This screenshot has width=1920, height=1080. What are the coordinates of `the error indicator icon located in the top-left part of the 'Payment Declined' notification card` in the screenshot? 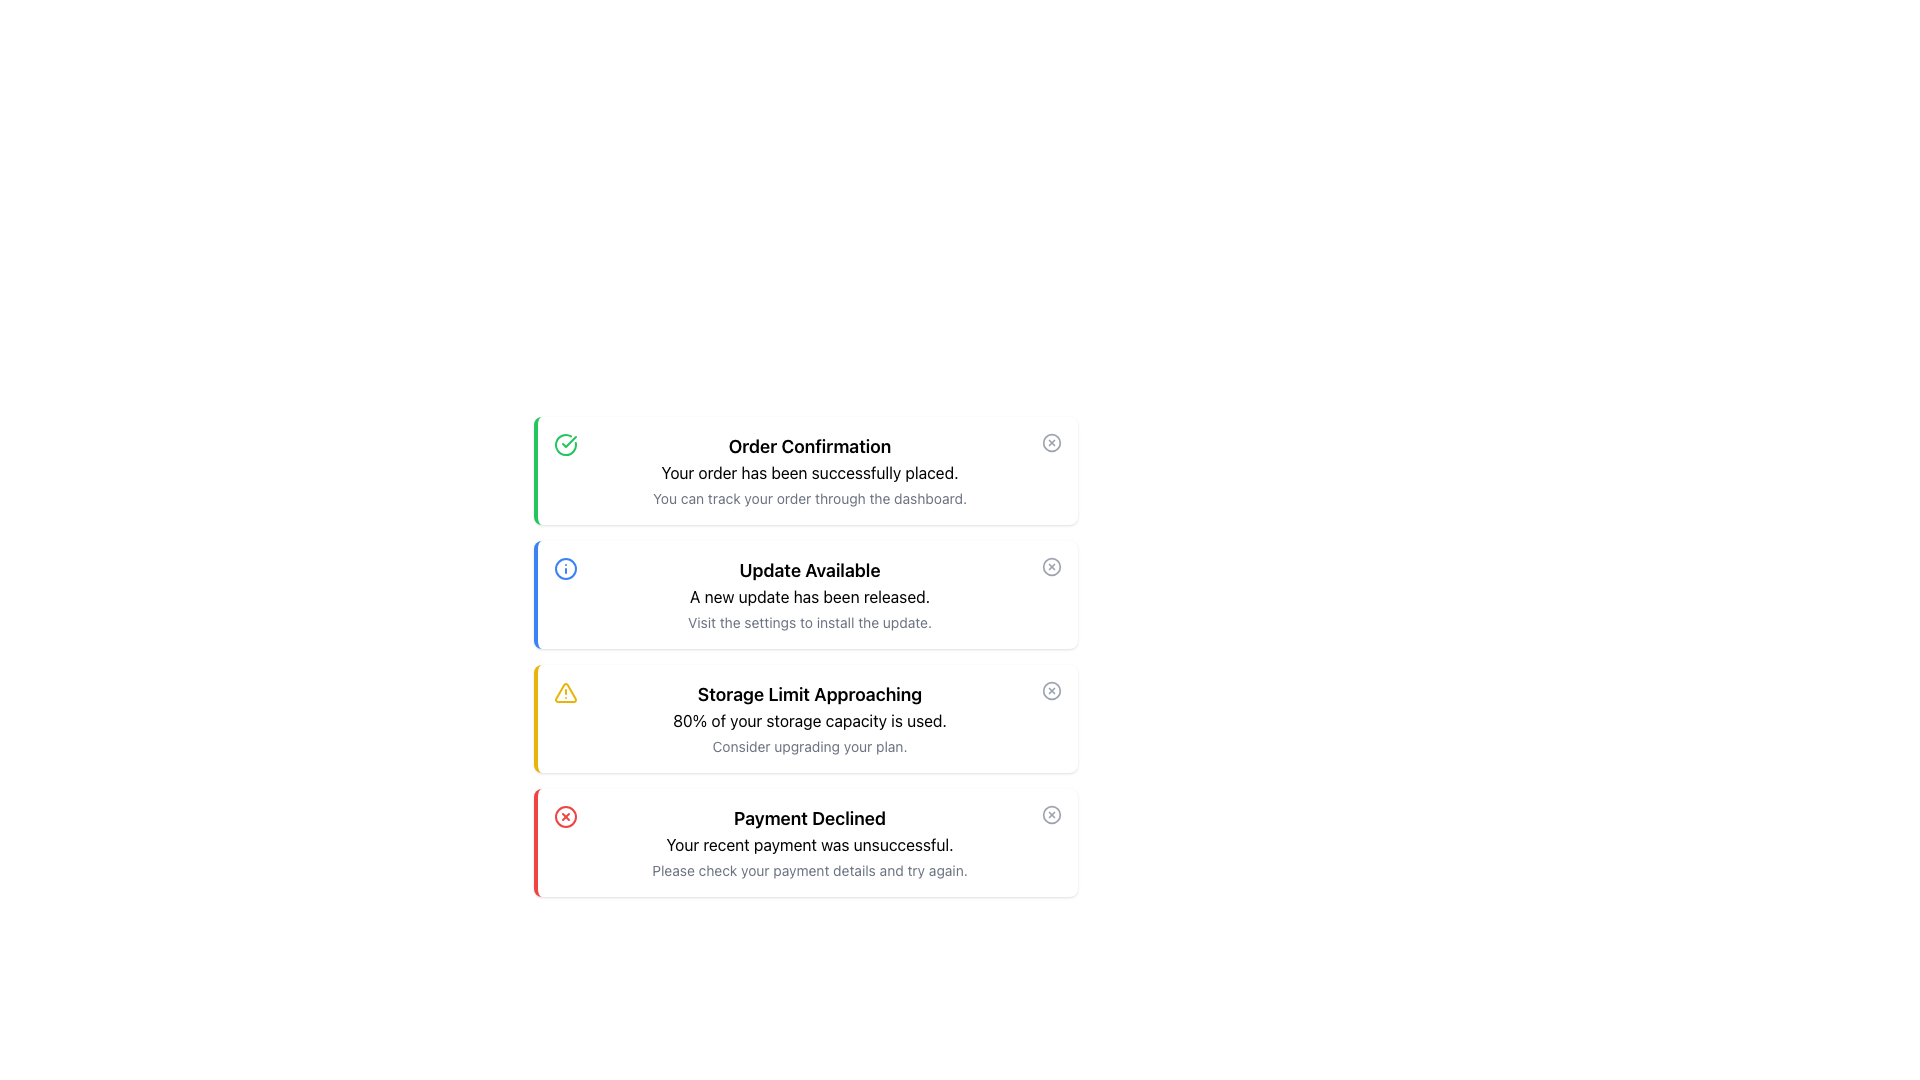 It's located at (565, 817).